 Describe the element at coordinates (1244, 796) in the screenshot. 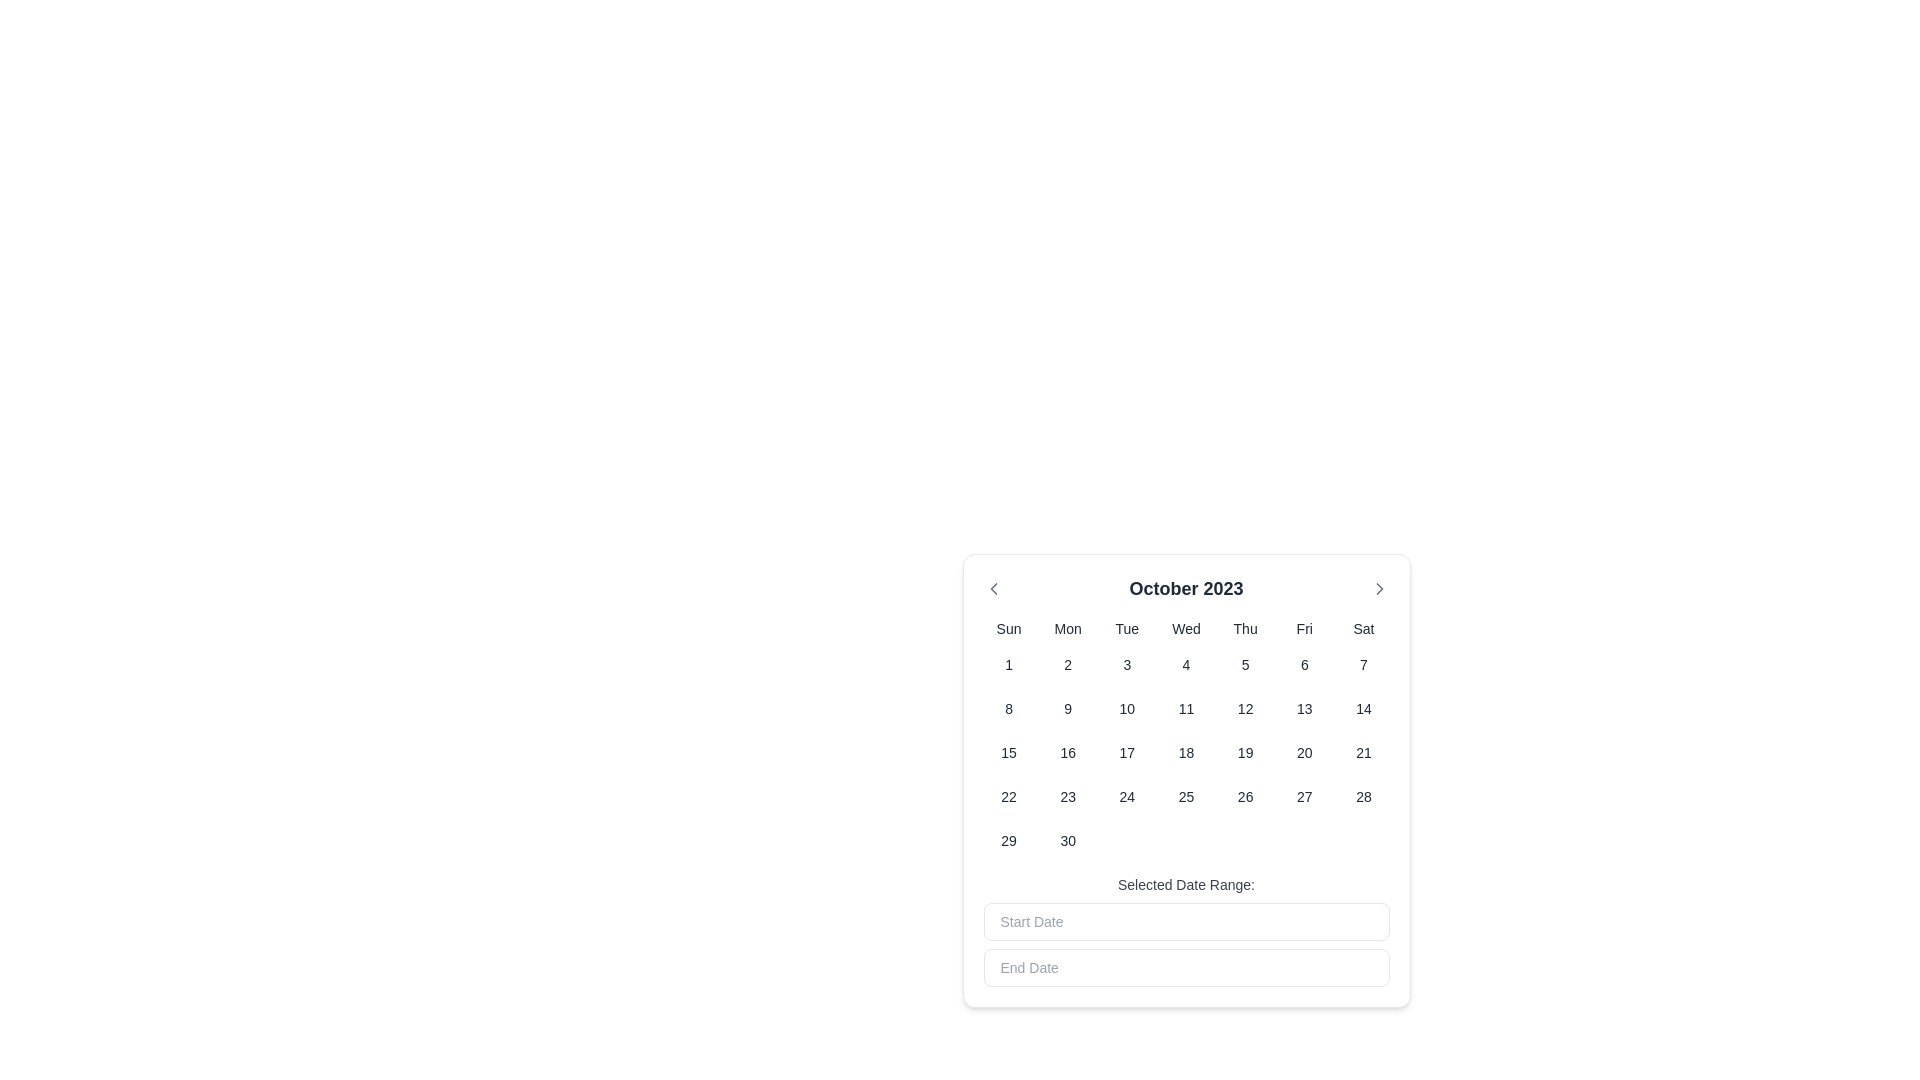

I see `the calendar day button located under the 'Thu' header in the row starting with '22', specifically the fifth column` at that location.